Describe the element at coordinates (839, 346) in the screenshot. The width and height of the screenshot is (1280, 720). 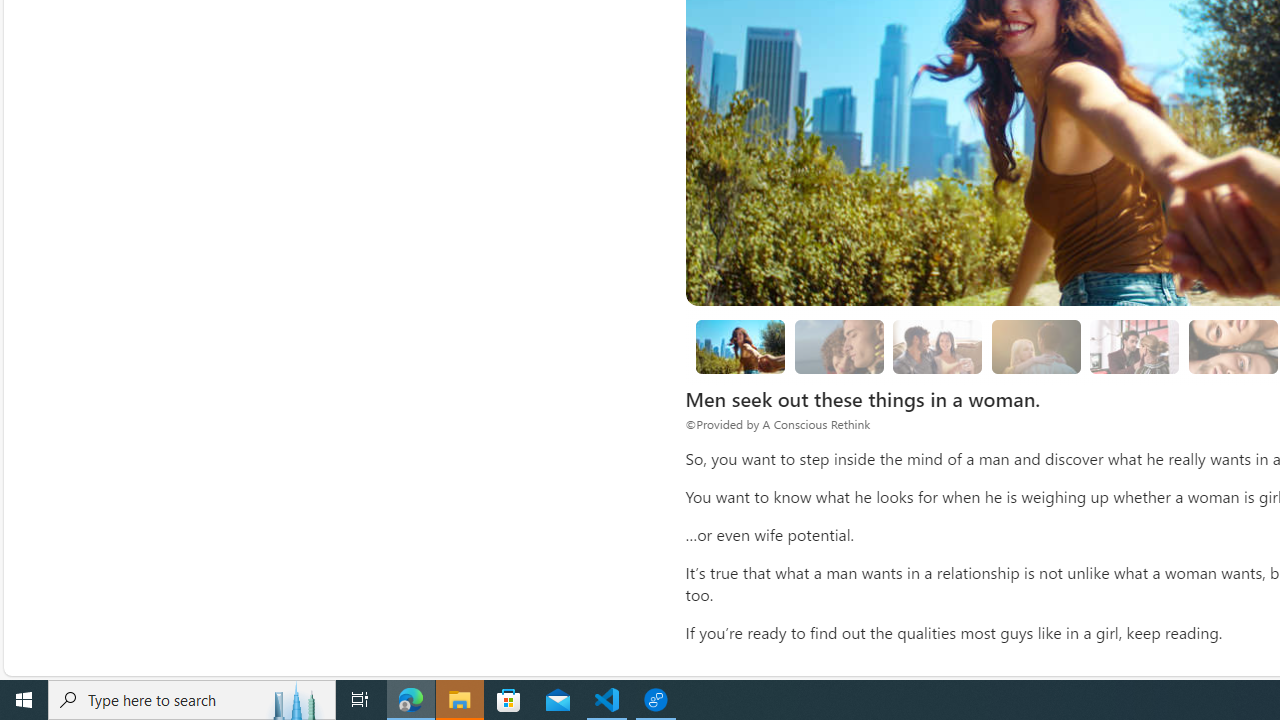
I see `'1. She is compassionate.'` at that location.